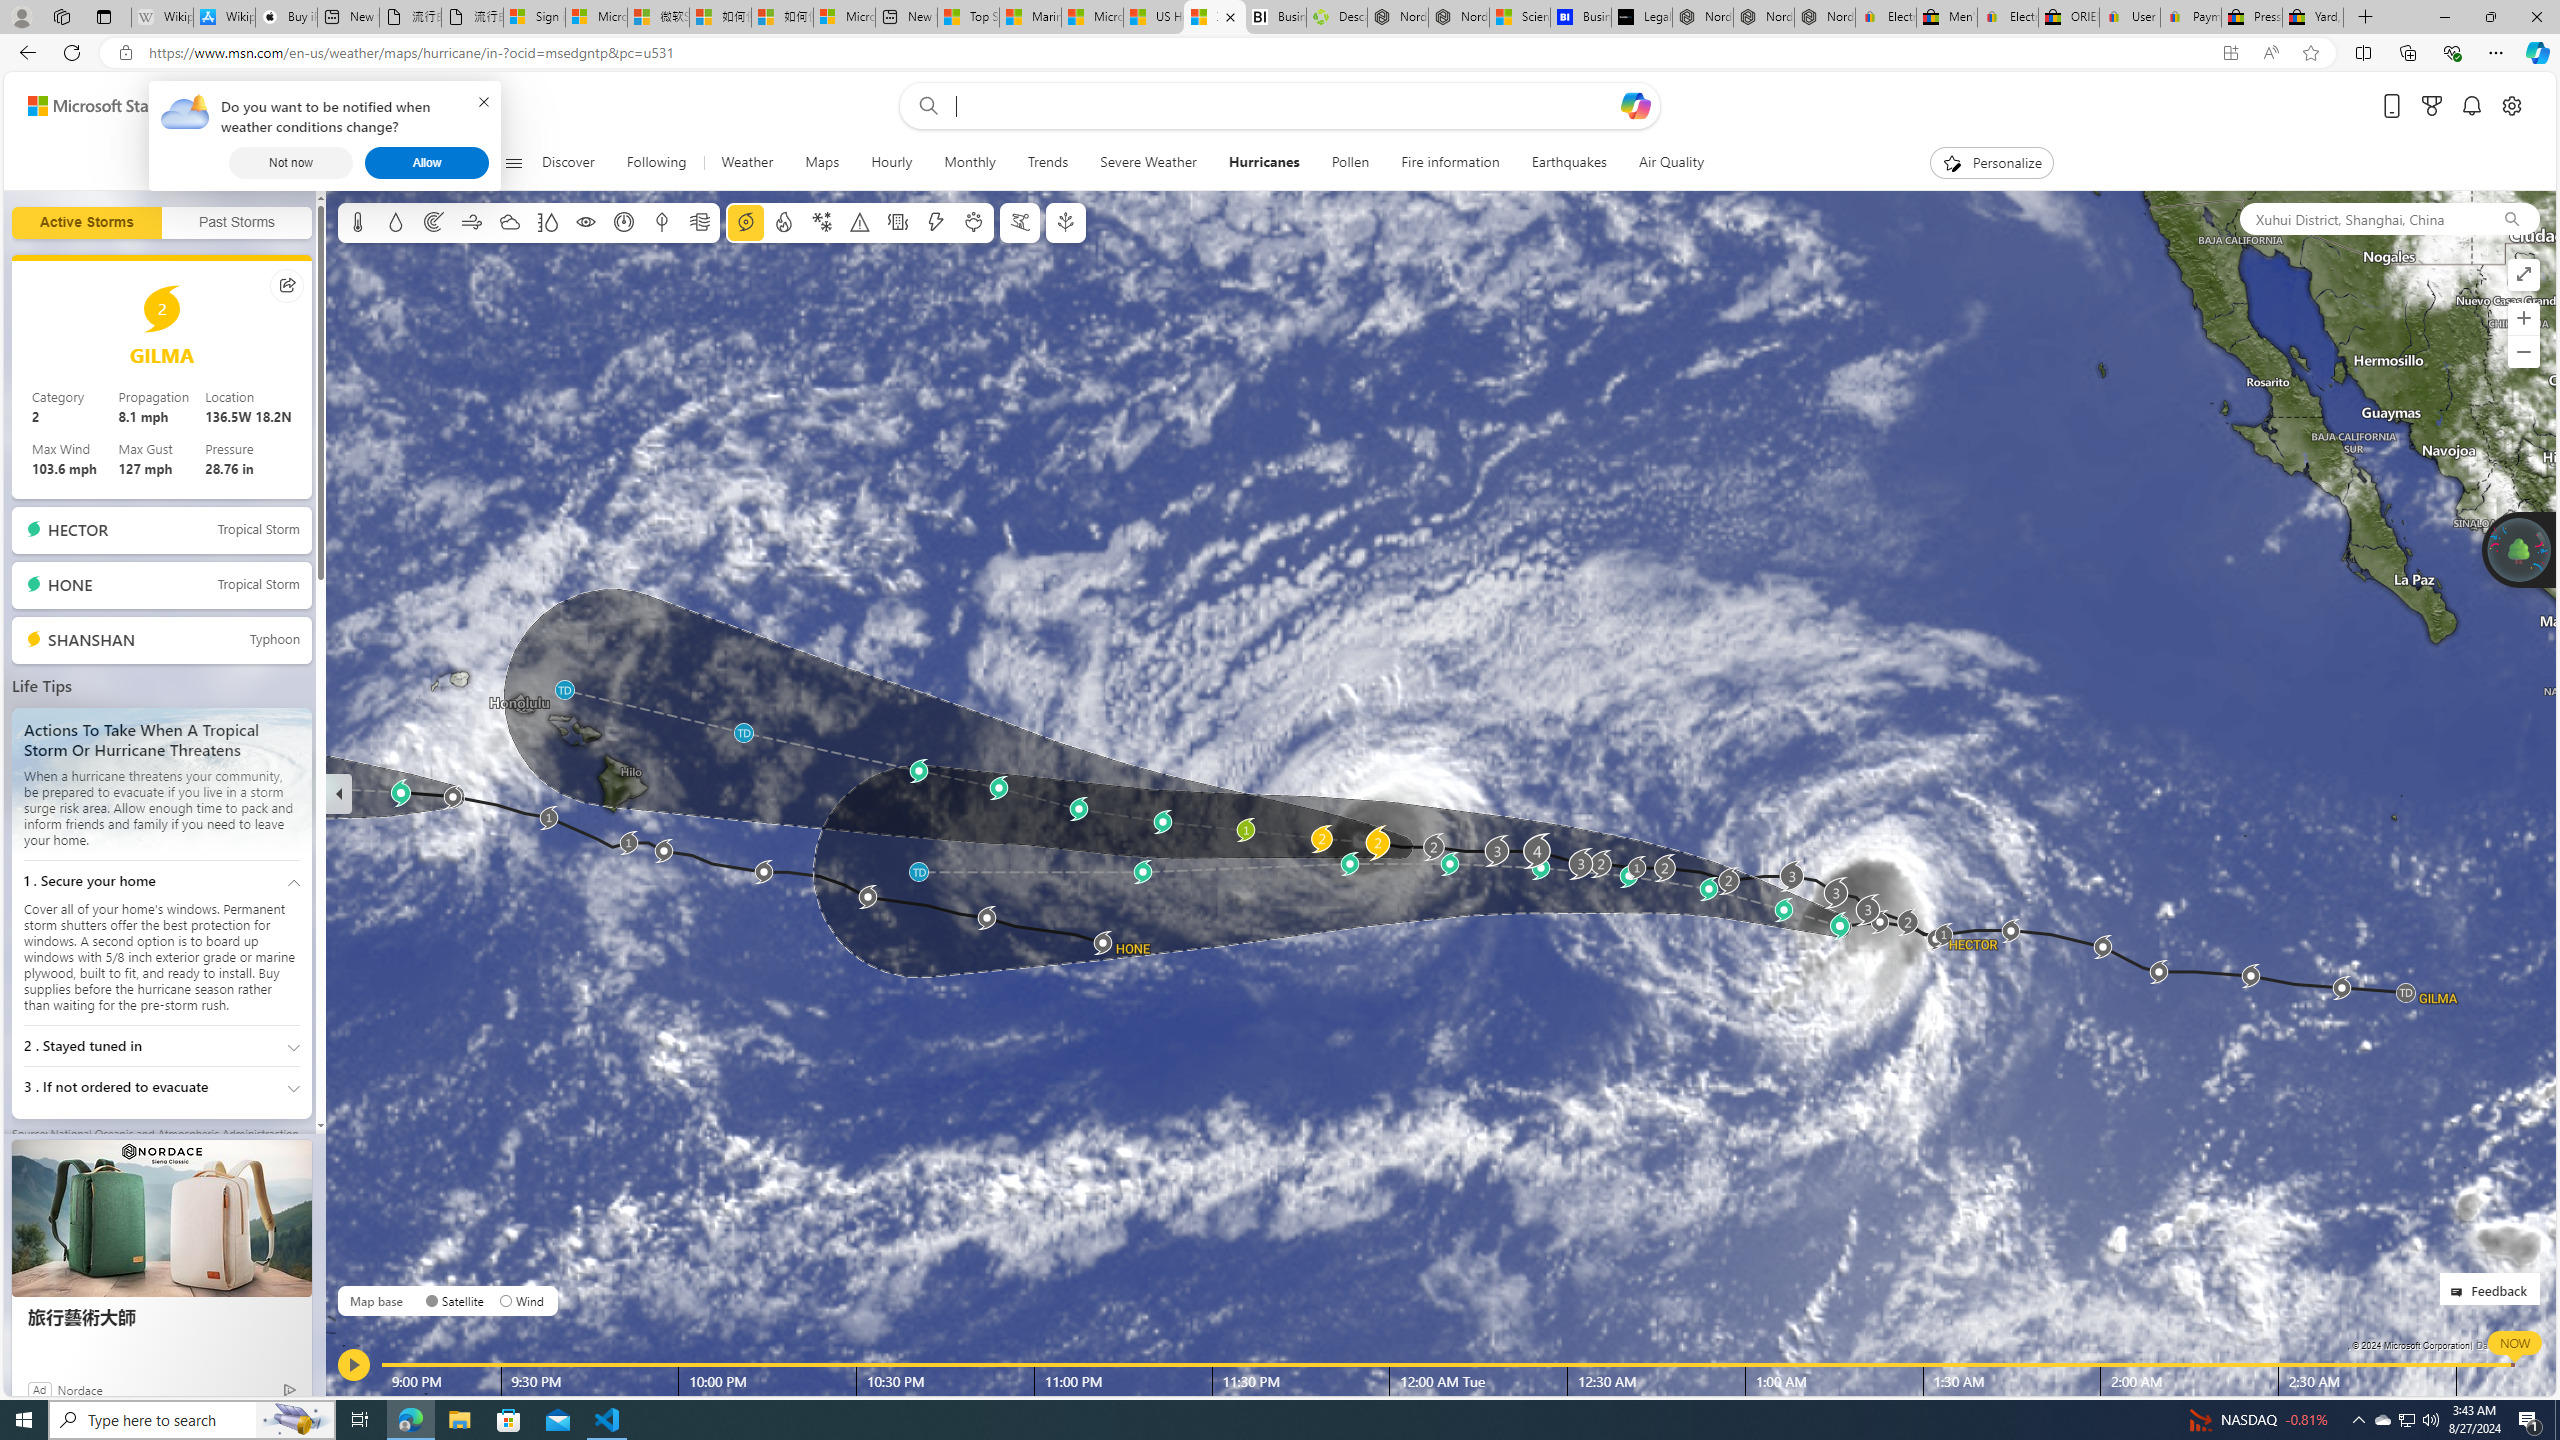 The width and height of the screenshot is (2560, 1440). What do you see at coordinates (1450, 162) in the screenshot?
I see `'Fire information'` at bounding box center [1450, 162].